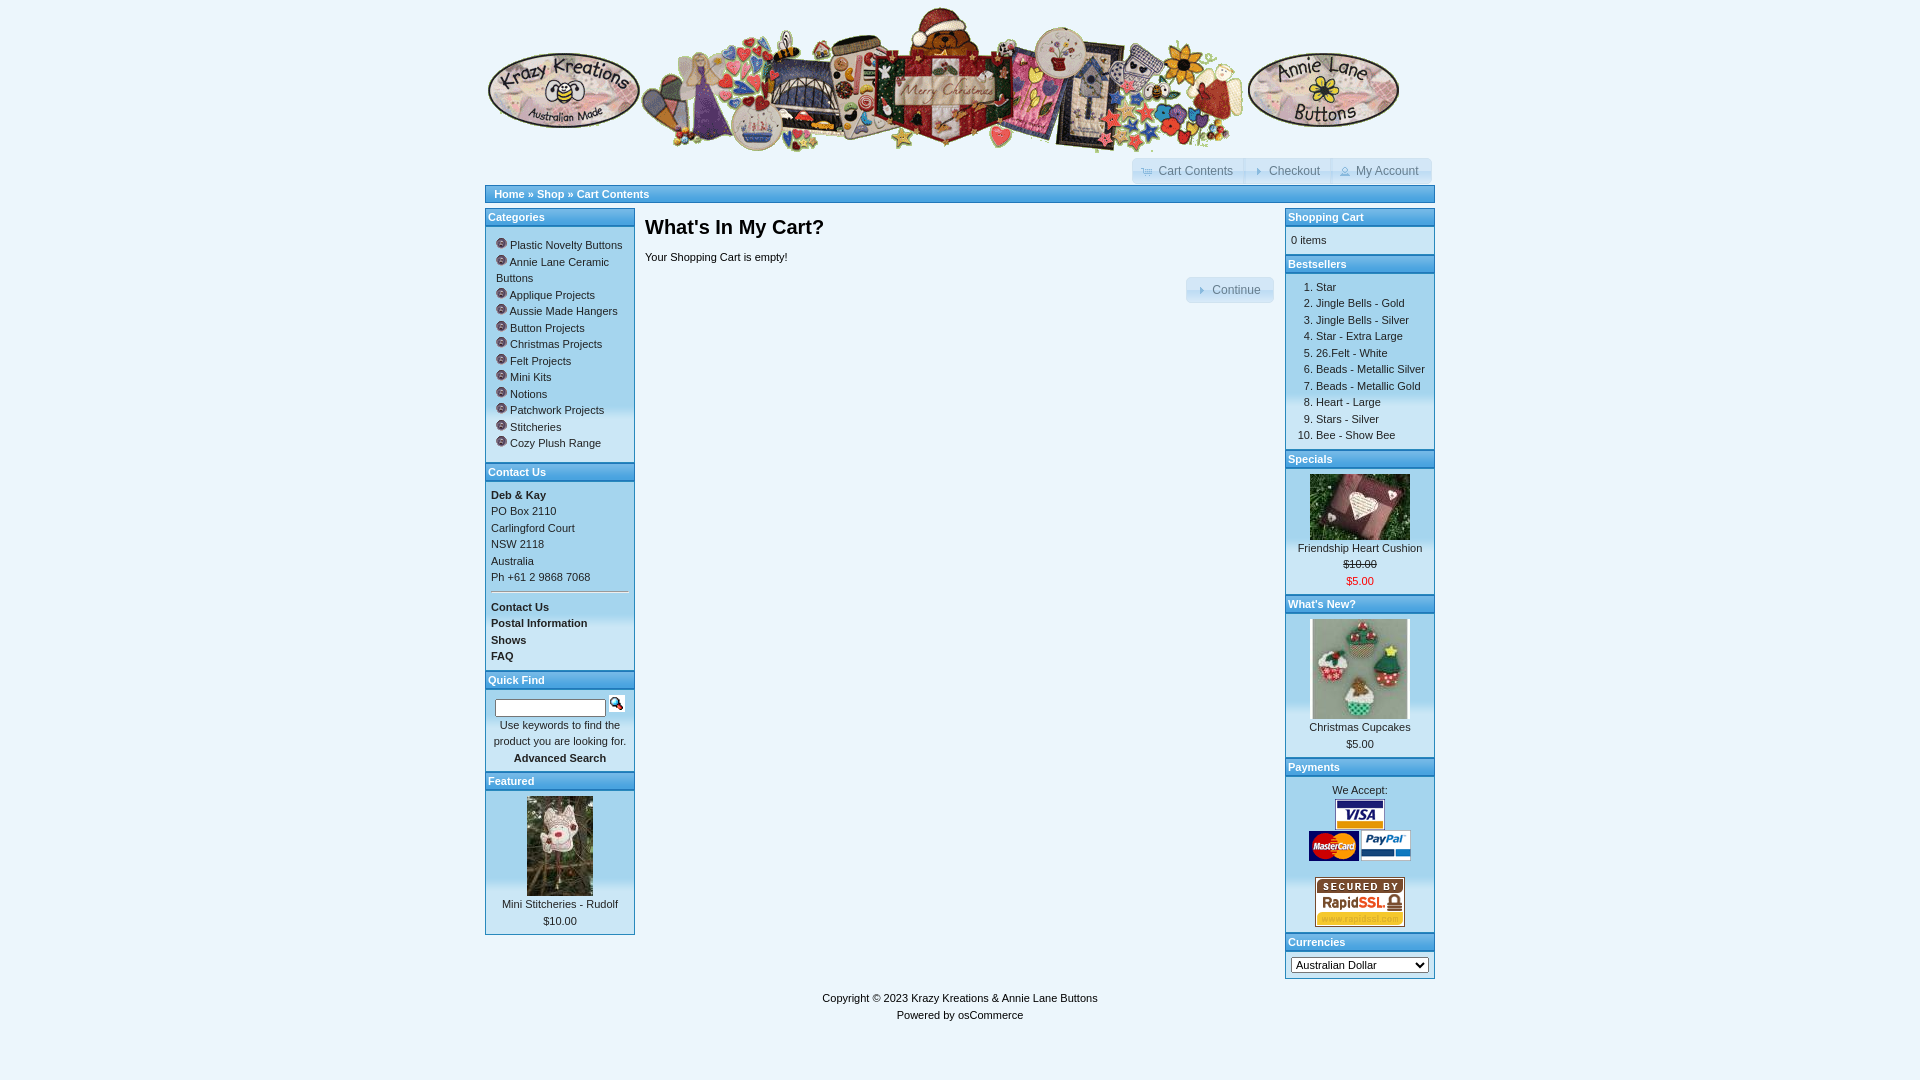 Image resolution: width=1920 pixels, height=1080 pixels. I want to click on 'osCommerce', so click(990, 1014).